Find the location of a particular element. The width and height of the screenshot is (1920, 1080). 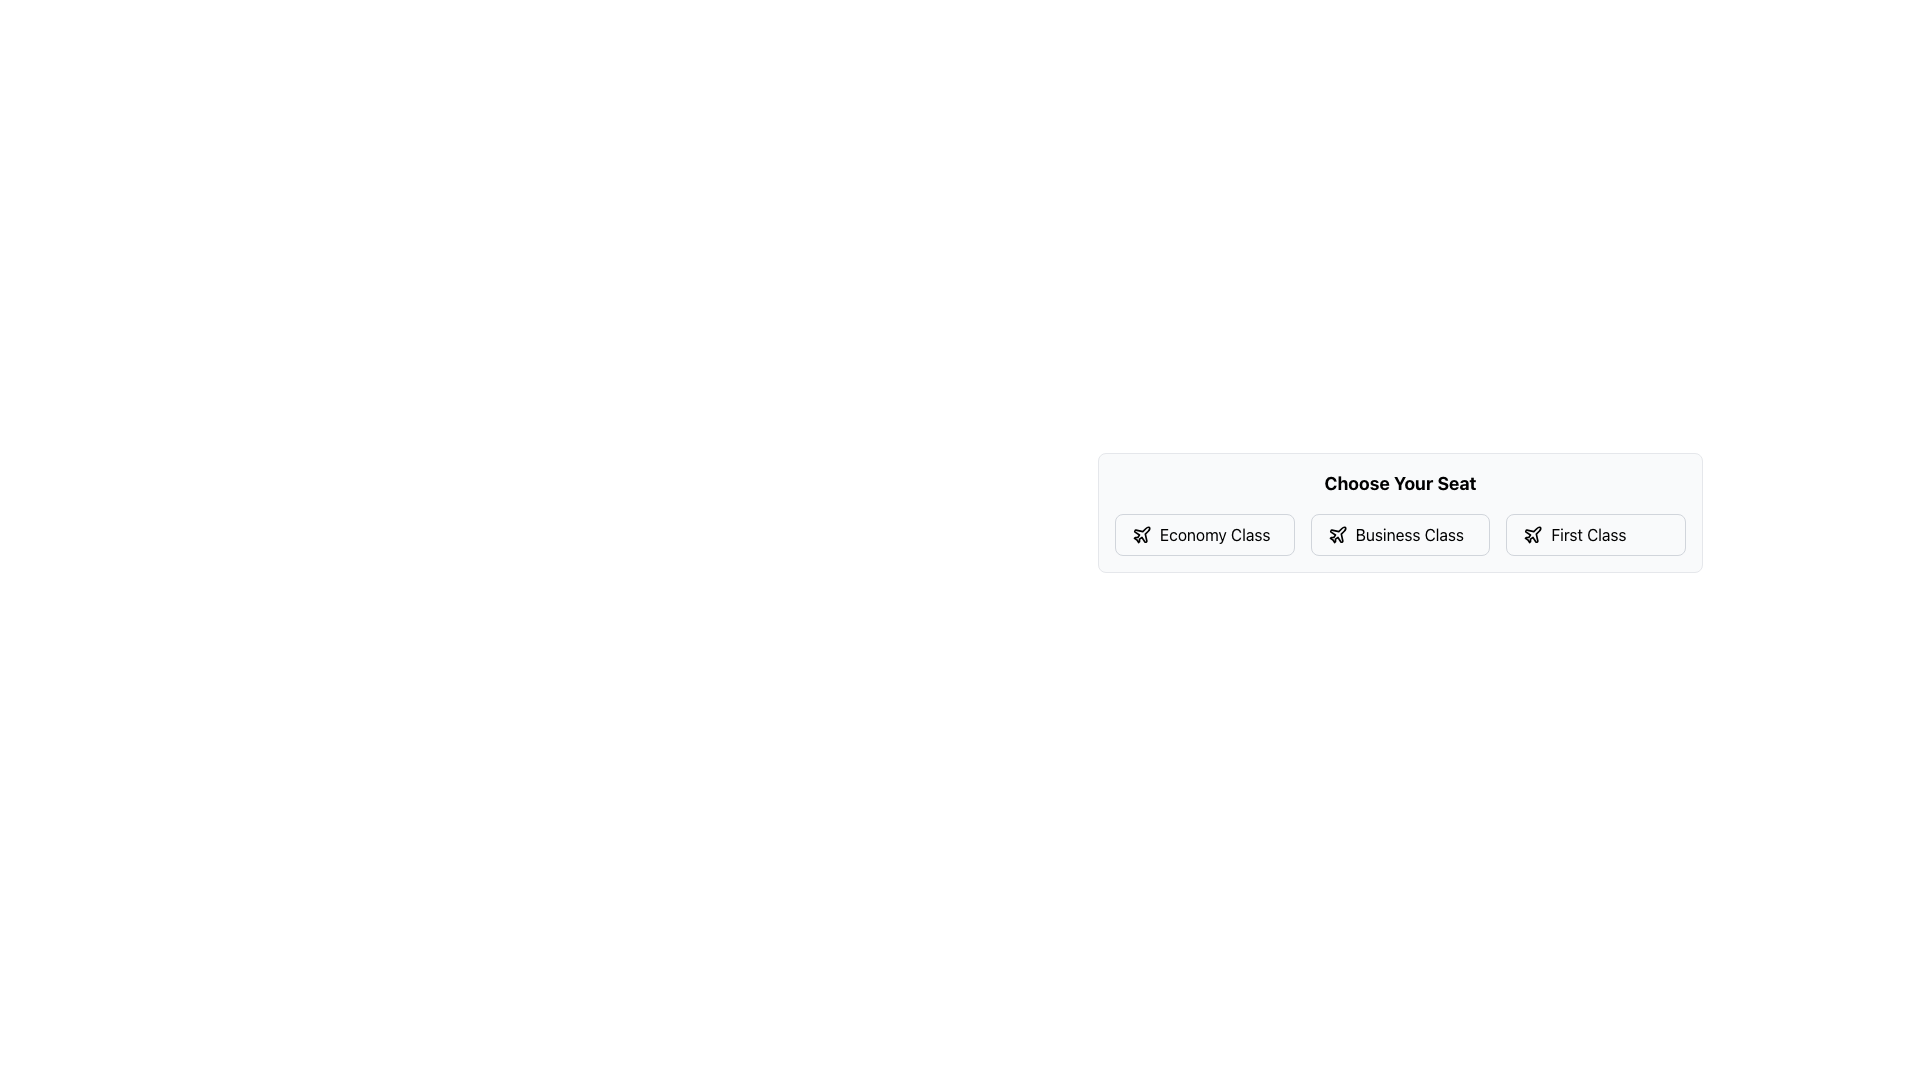

the 'Business Class' text label, which is the second option in a row of three class selection labels in the ticket booking interface is located at coordinates (1408, 534).